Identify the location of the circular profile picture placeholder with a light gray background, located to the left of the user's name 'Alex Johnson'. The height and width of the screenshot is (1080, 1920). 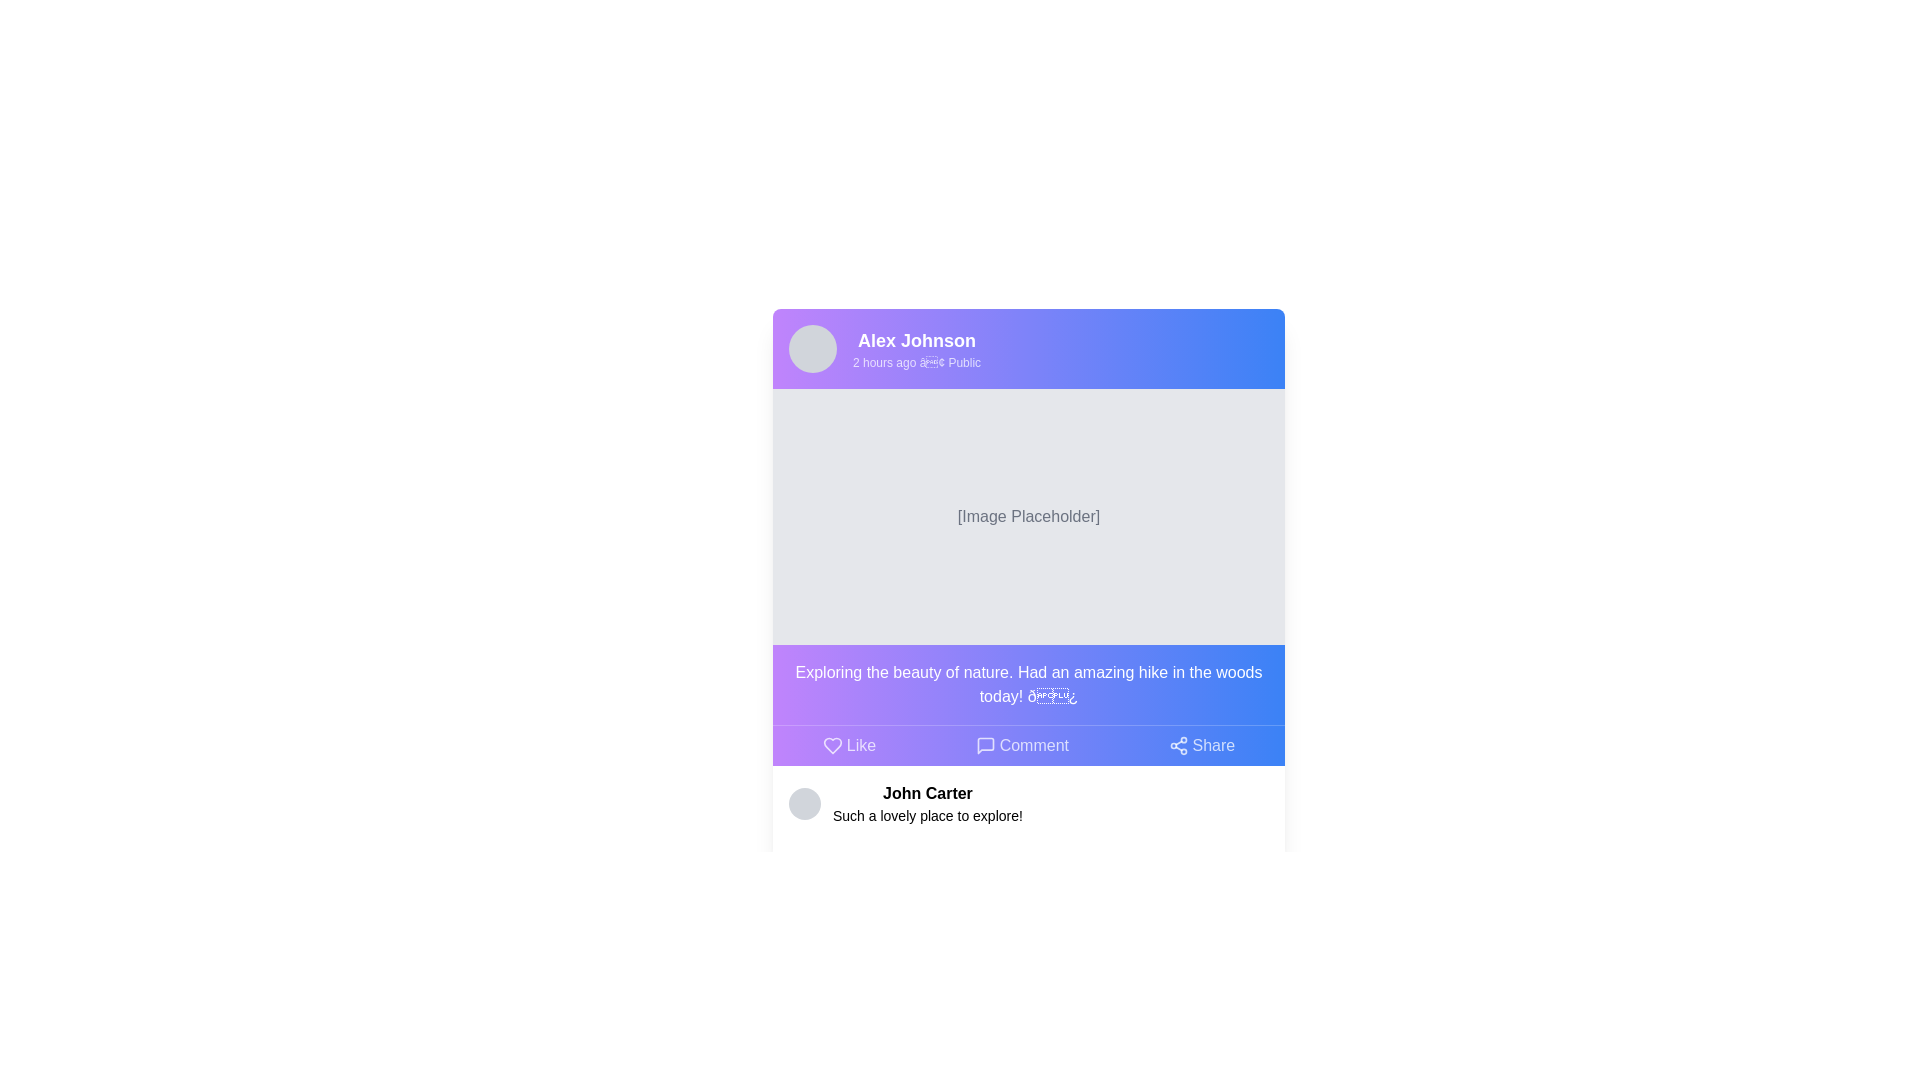
(812, 347).